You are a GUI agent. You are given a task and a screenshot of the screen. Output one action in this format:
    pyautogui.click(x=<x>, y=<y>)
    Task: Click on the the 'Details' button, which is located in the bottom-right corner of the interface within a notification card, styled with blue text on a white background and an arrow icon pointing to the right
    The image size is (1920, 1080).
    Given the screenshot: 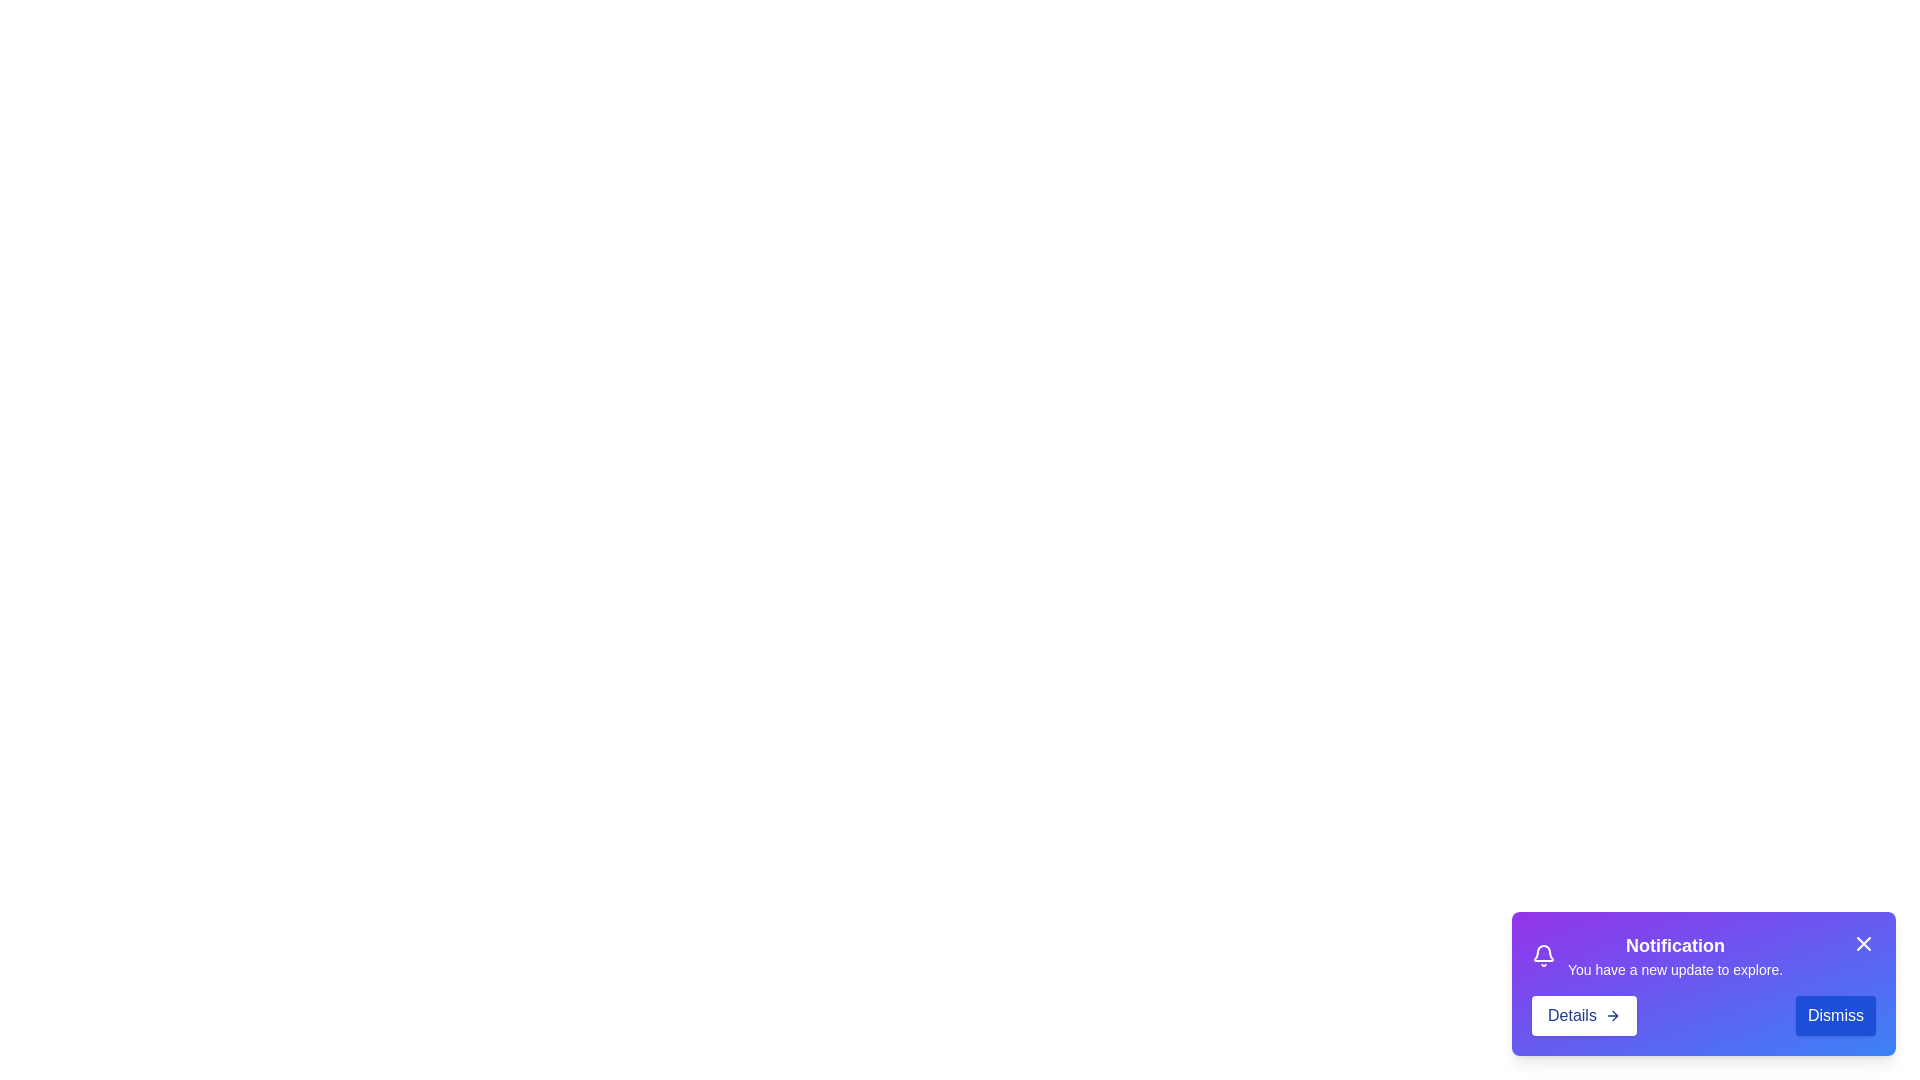 What is the action you would take?
    pyautogui.click(x=1583, y=1015)
    